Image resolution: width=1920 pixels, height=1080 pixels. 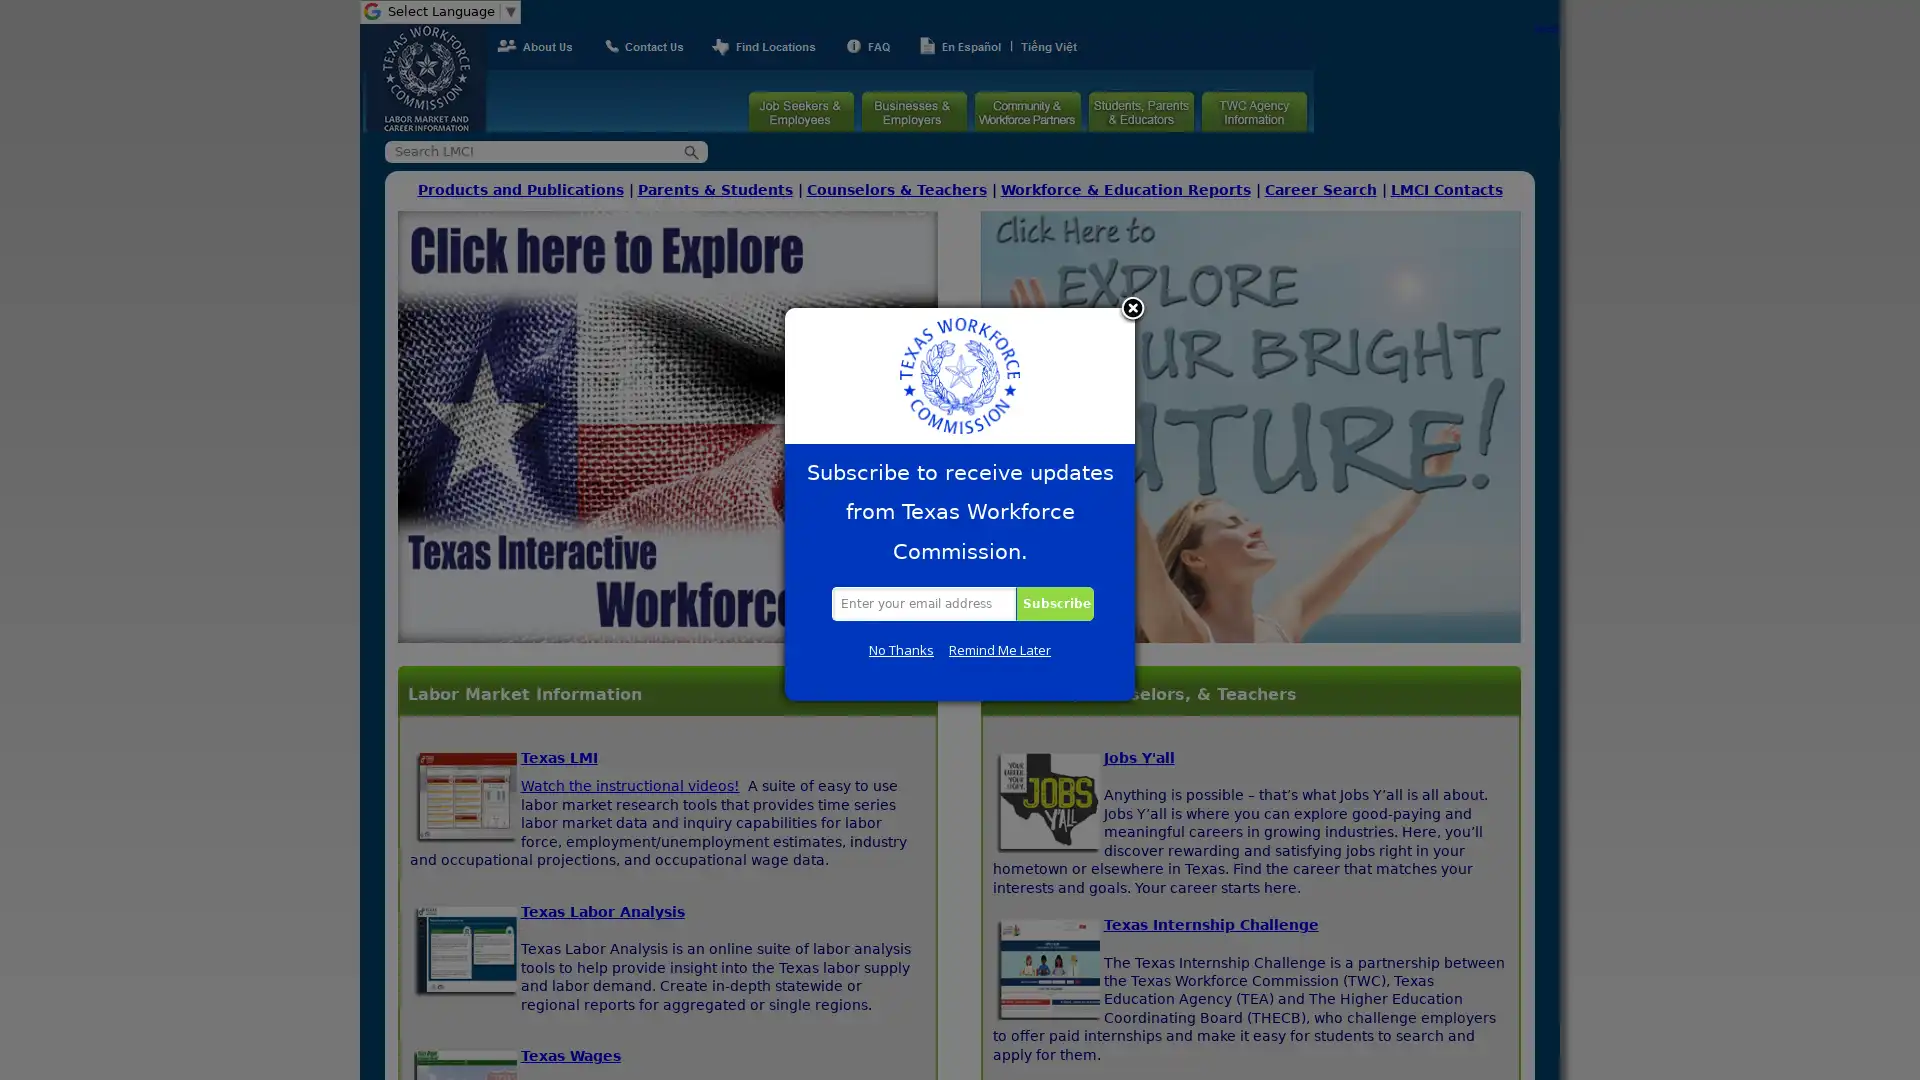 I want to click on Close subscription dialog, so click(x=1132, y=309).